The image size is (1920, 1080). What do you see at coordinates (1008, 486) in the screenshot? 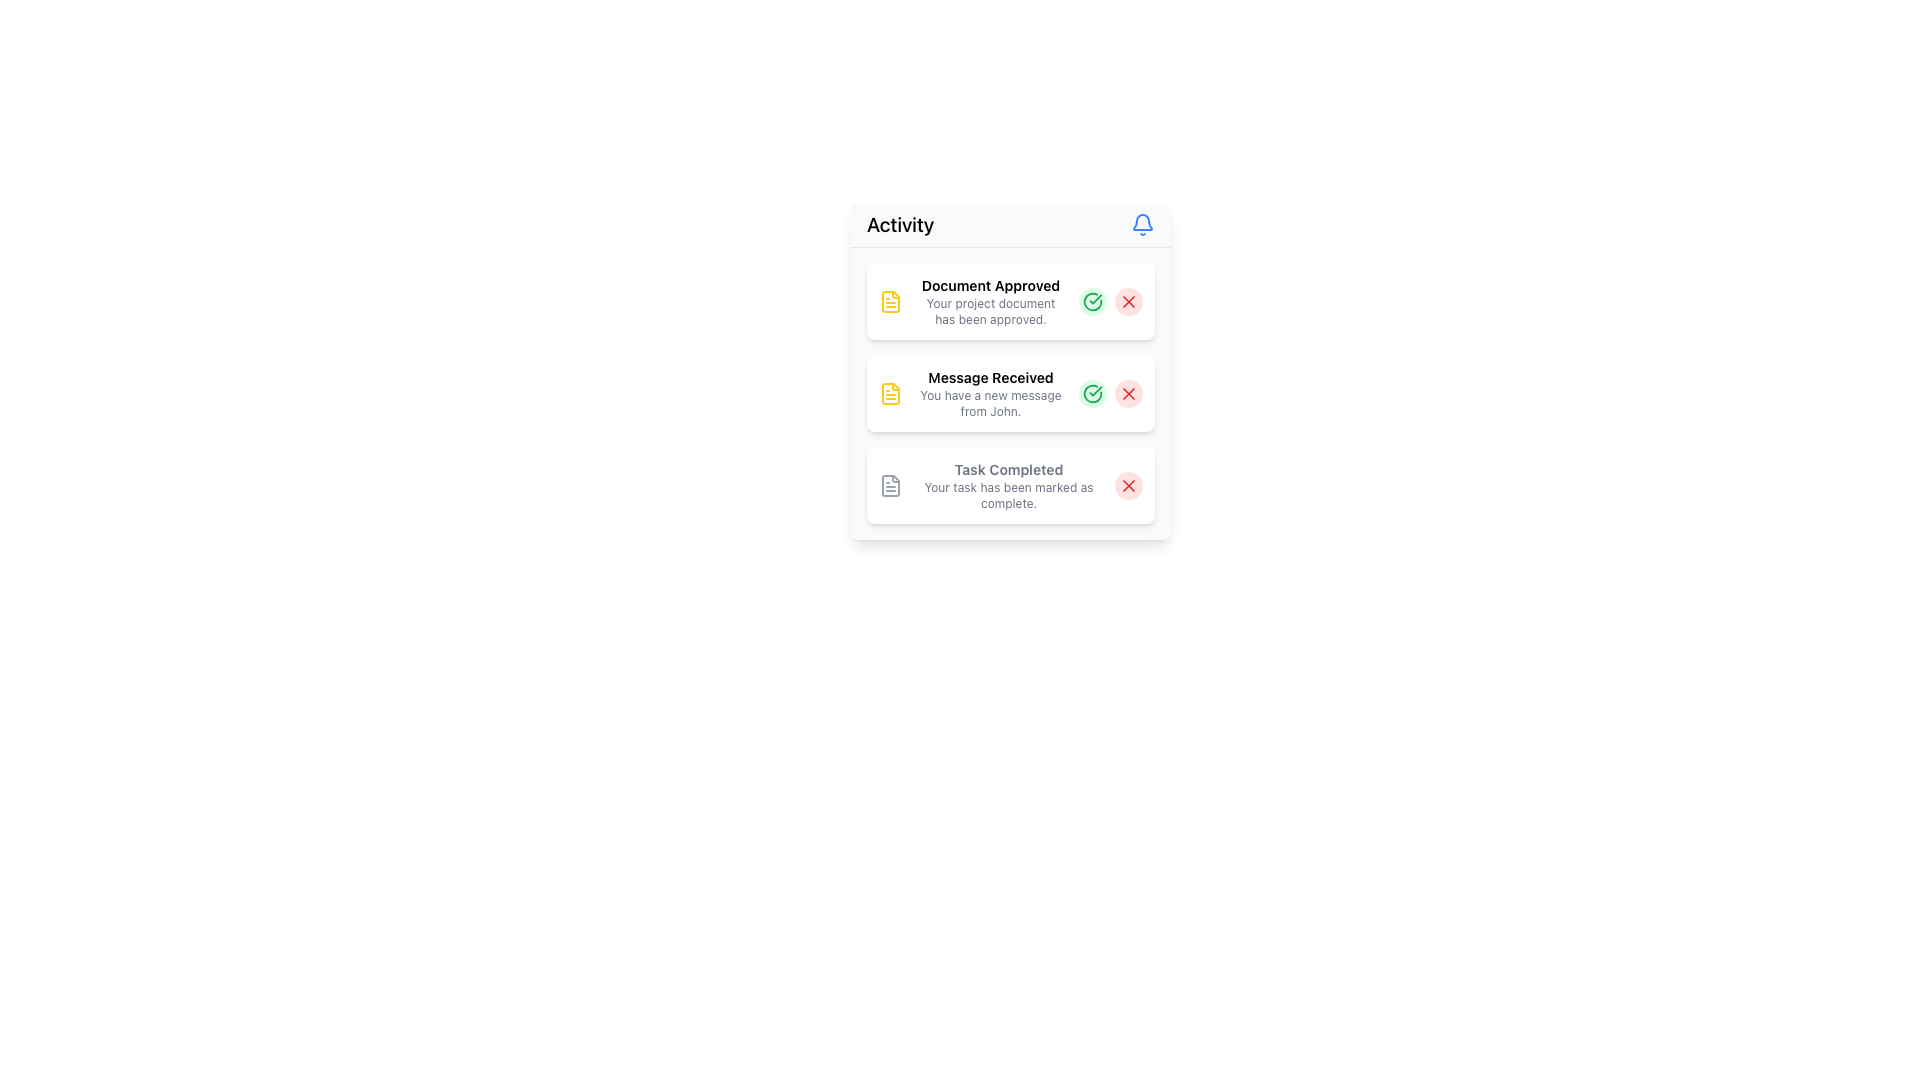
I see `the text block that displays 'Task Completed' and 'Your task has been marked as complete.' located below 'Message Received'` at bounding box center [1008, 486].